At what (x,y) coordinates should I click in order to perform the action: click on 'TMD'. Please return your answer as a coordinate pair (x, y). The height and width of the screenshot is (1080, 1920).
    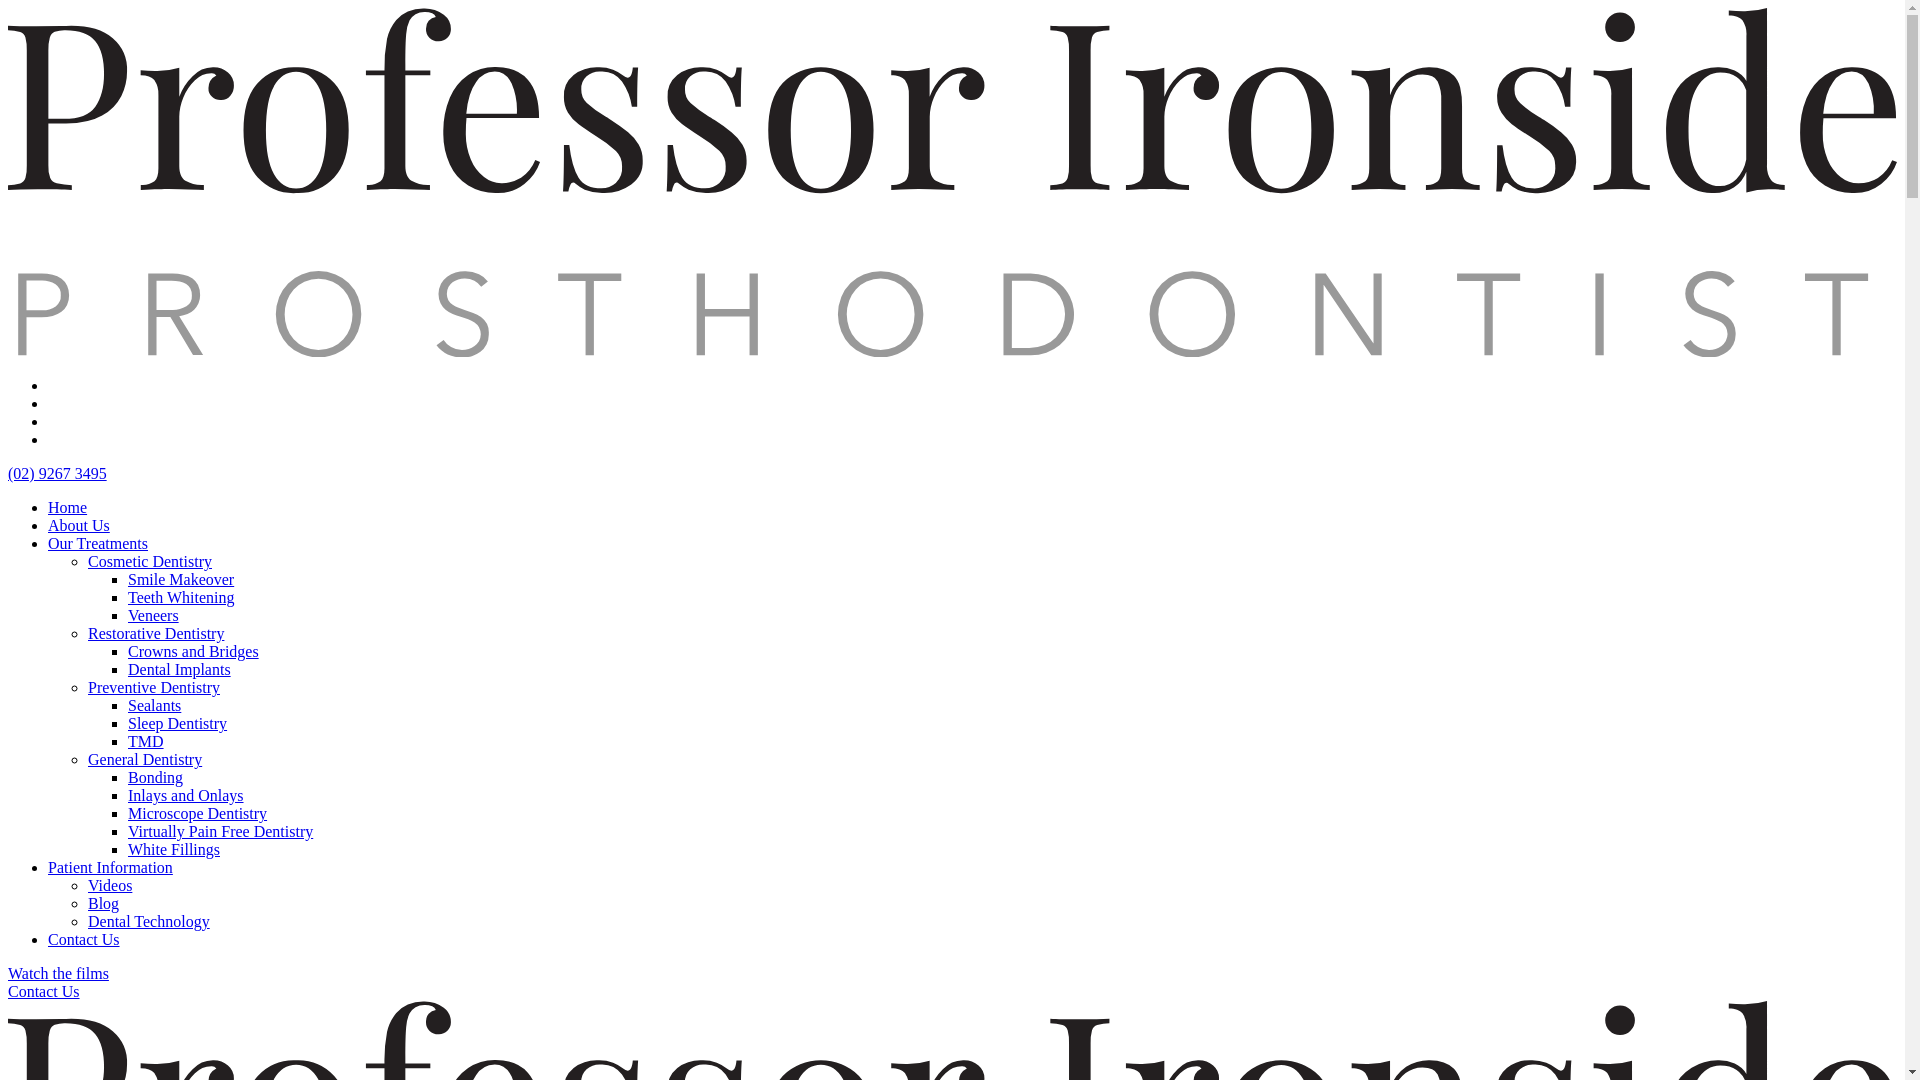
    Looking at the image, I should click on (144, 741).